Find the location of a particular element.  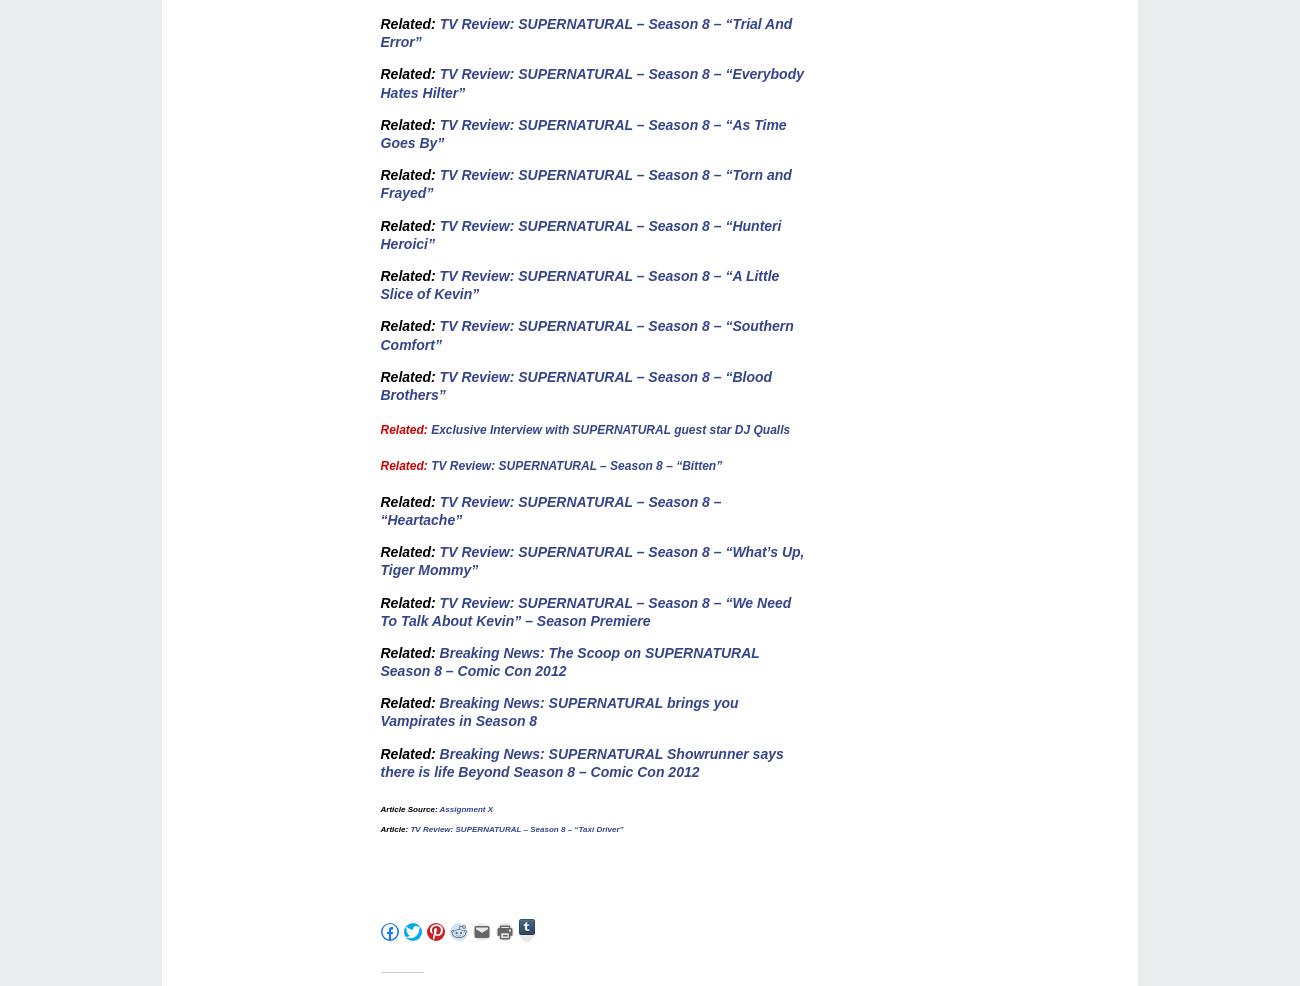

'Breaking News: SUPERNATURAL Showrunner says there is life Beyond Season 8 – Comic Con 2012' is located at coordinates (580, 761).